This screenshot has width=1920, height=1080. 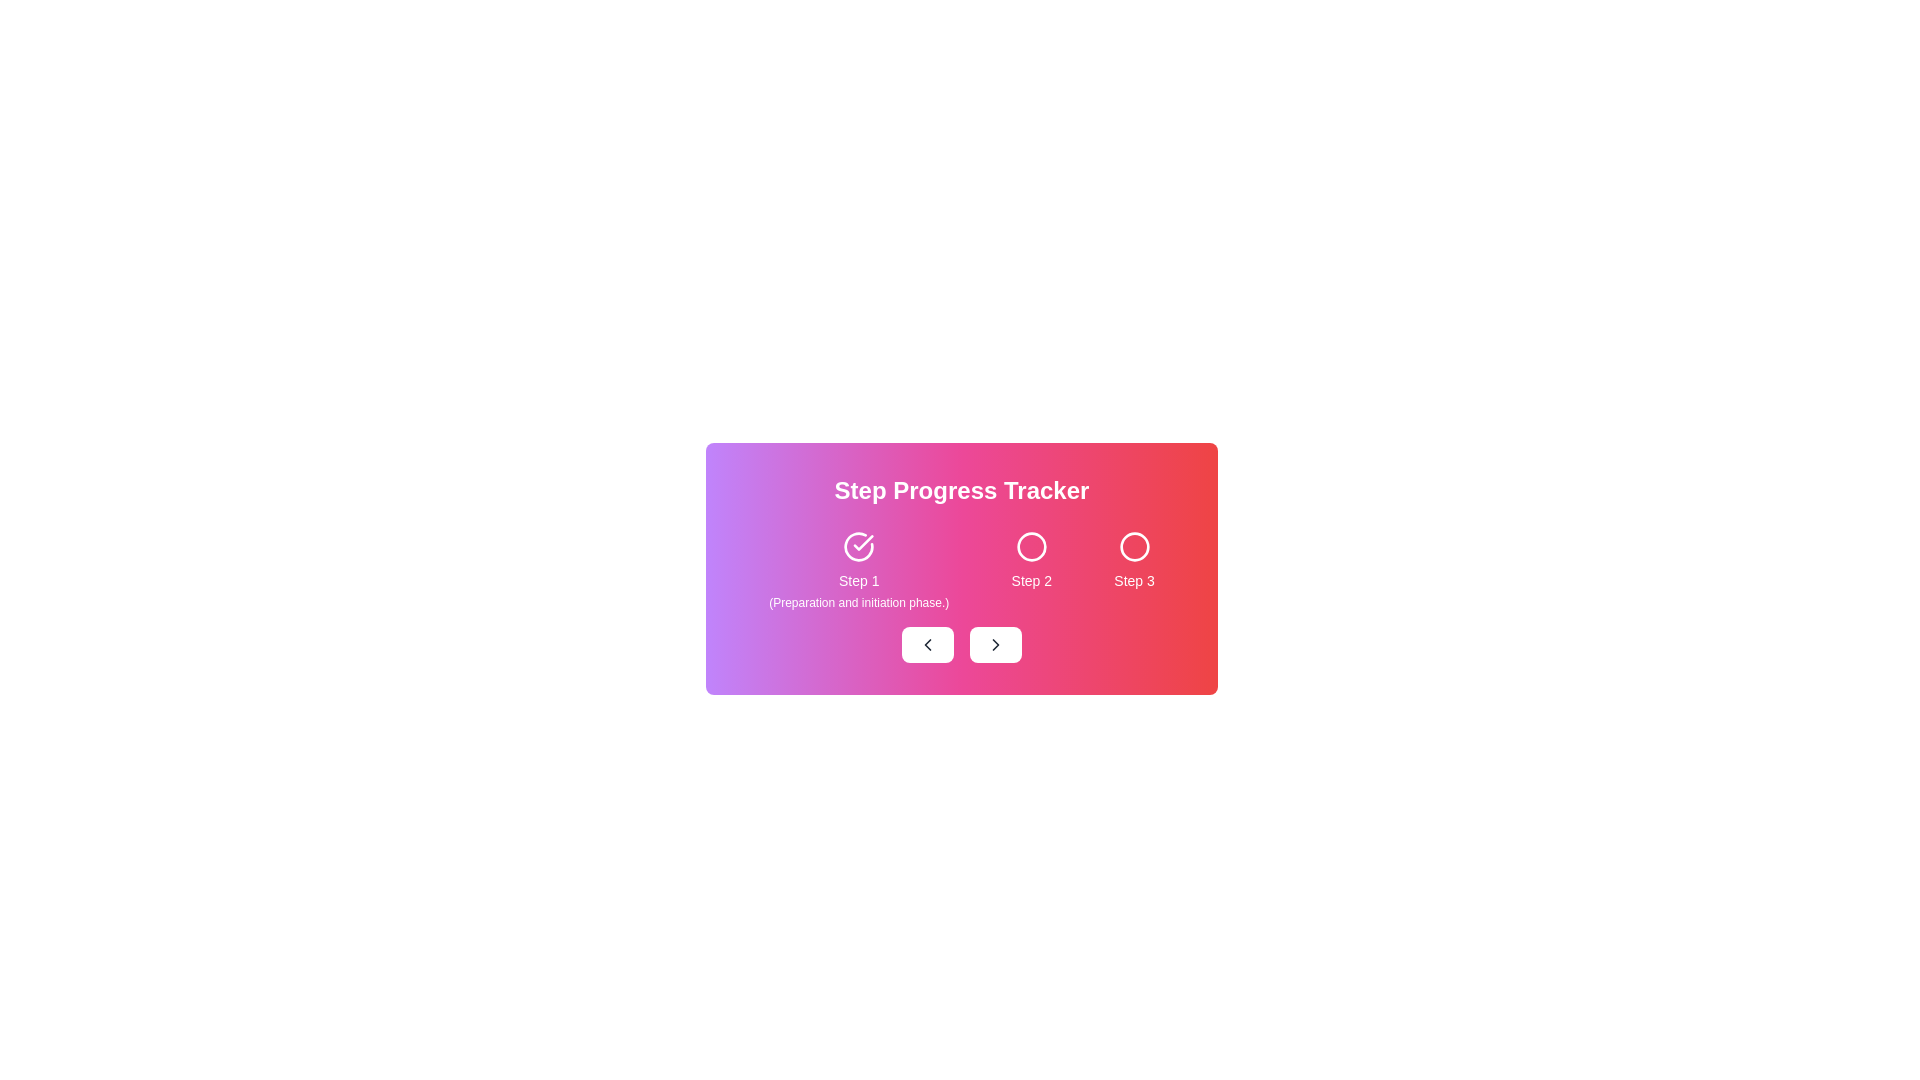 What do you see at coordinates (863, 543) in the screenshot?
I see `the circular icon representing 'Step 1' in the step progress tracker to indicate completion of this step` at bounding box center [863, 543].